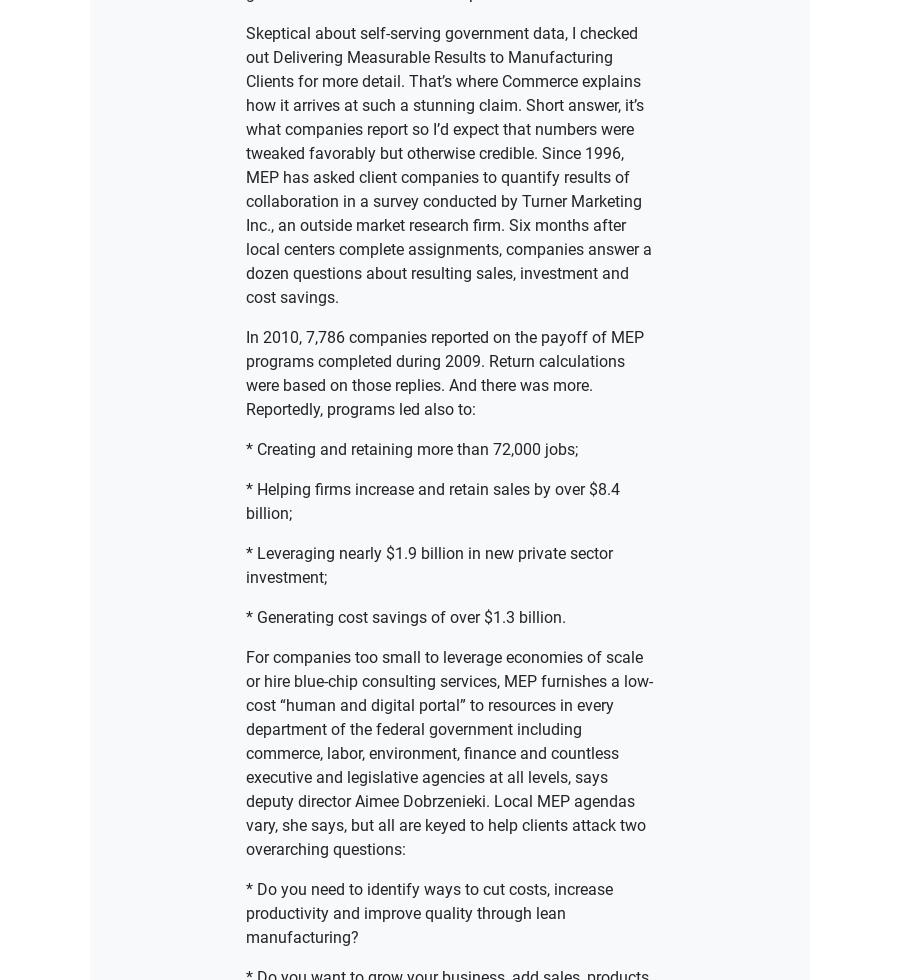 Image resolution: width=900 pixels, height=980 pixels. Describe the element at coordinates (449, 506) in the screenshot. I see `'Success Stories'` at that location.